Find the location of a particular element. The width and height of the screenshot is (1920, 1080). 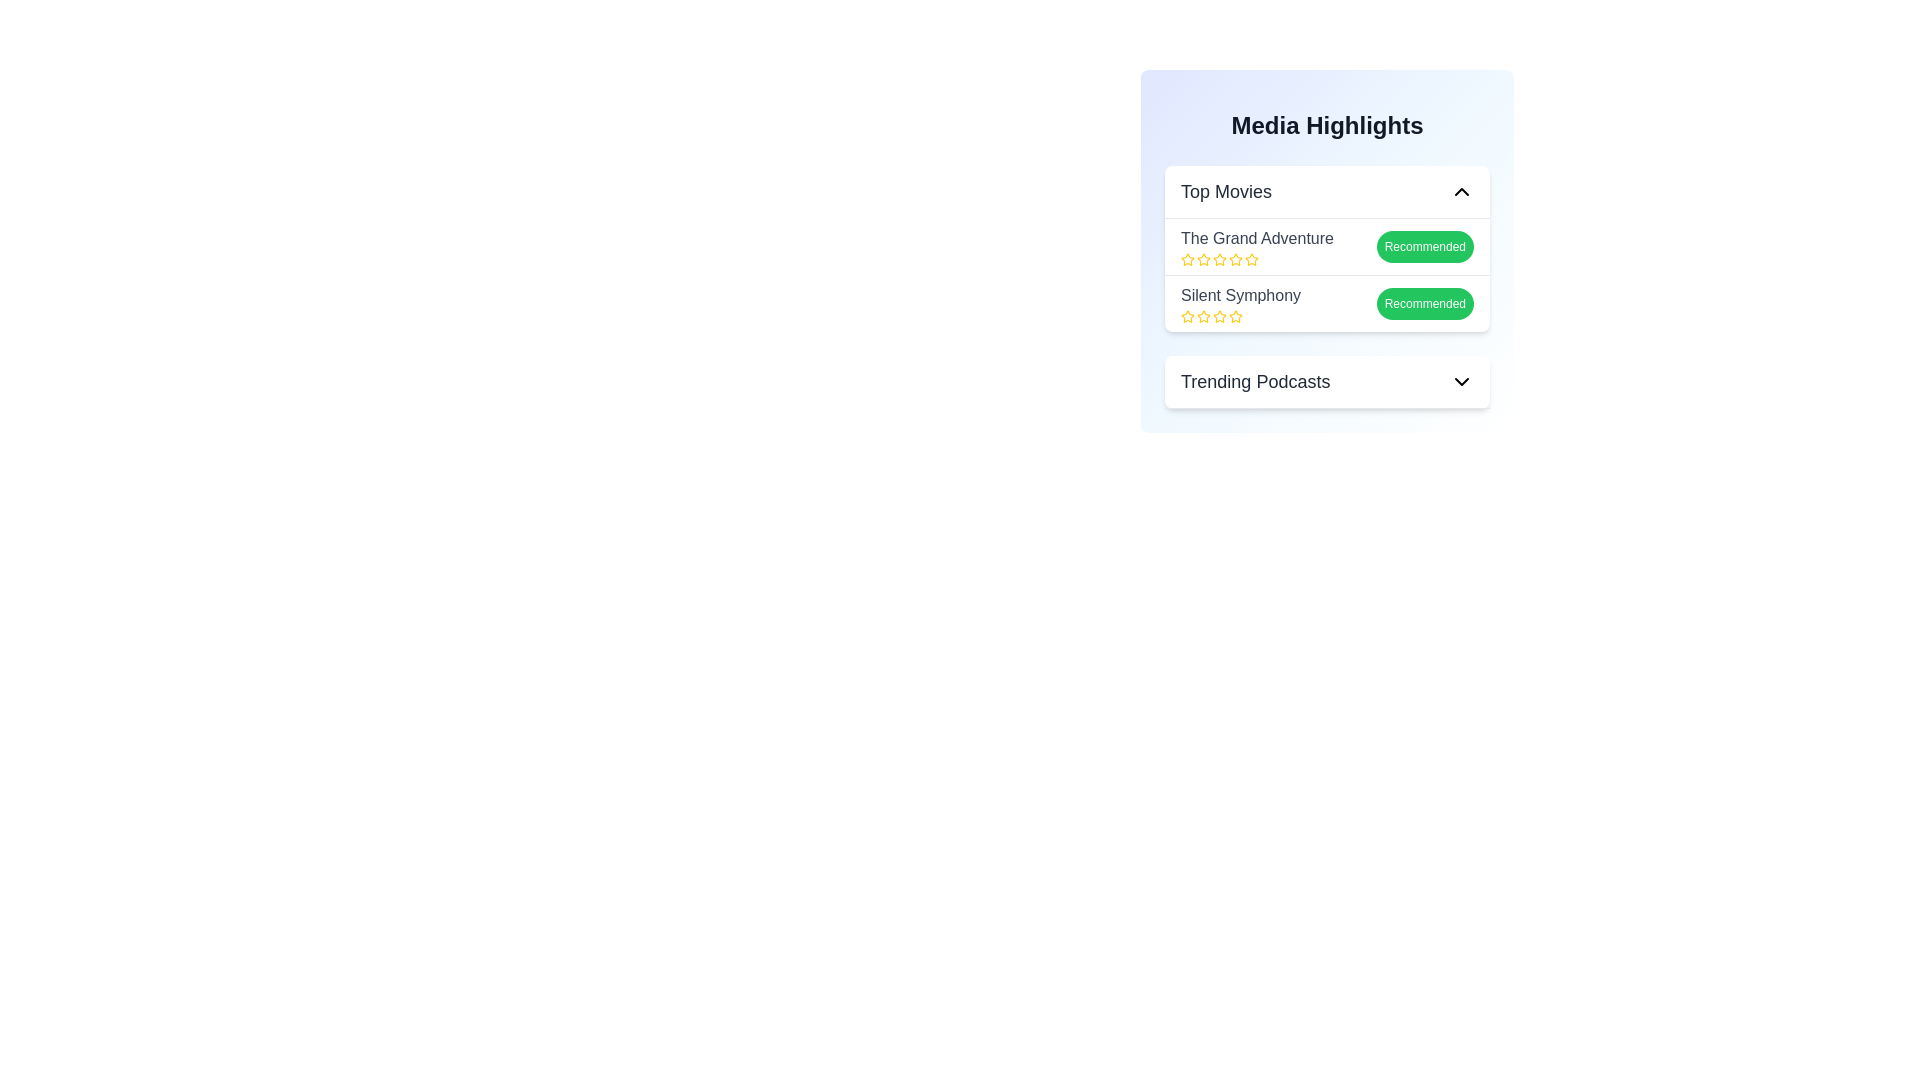

the expand/collapse button for the category Trending Podcasts is located at coordinates (1462, 381).